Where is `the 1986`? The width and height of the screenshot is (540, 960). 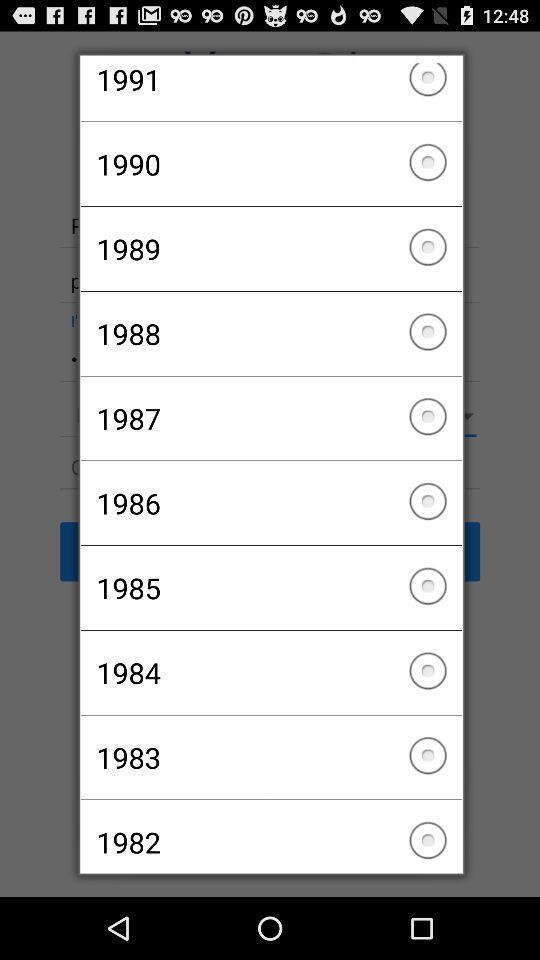 the 1986 is located at coordinates (270, 502).